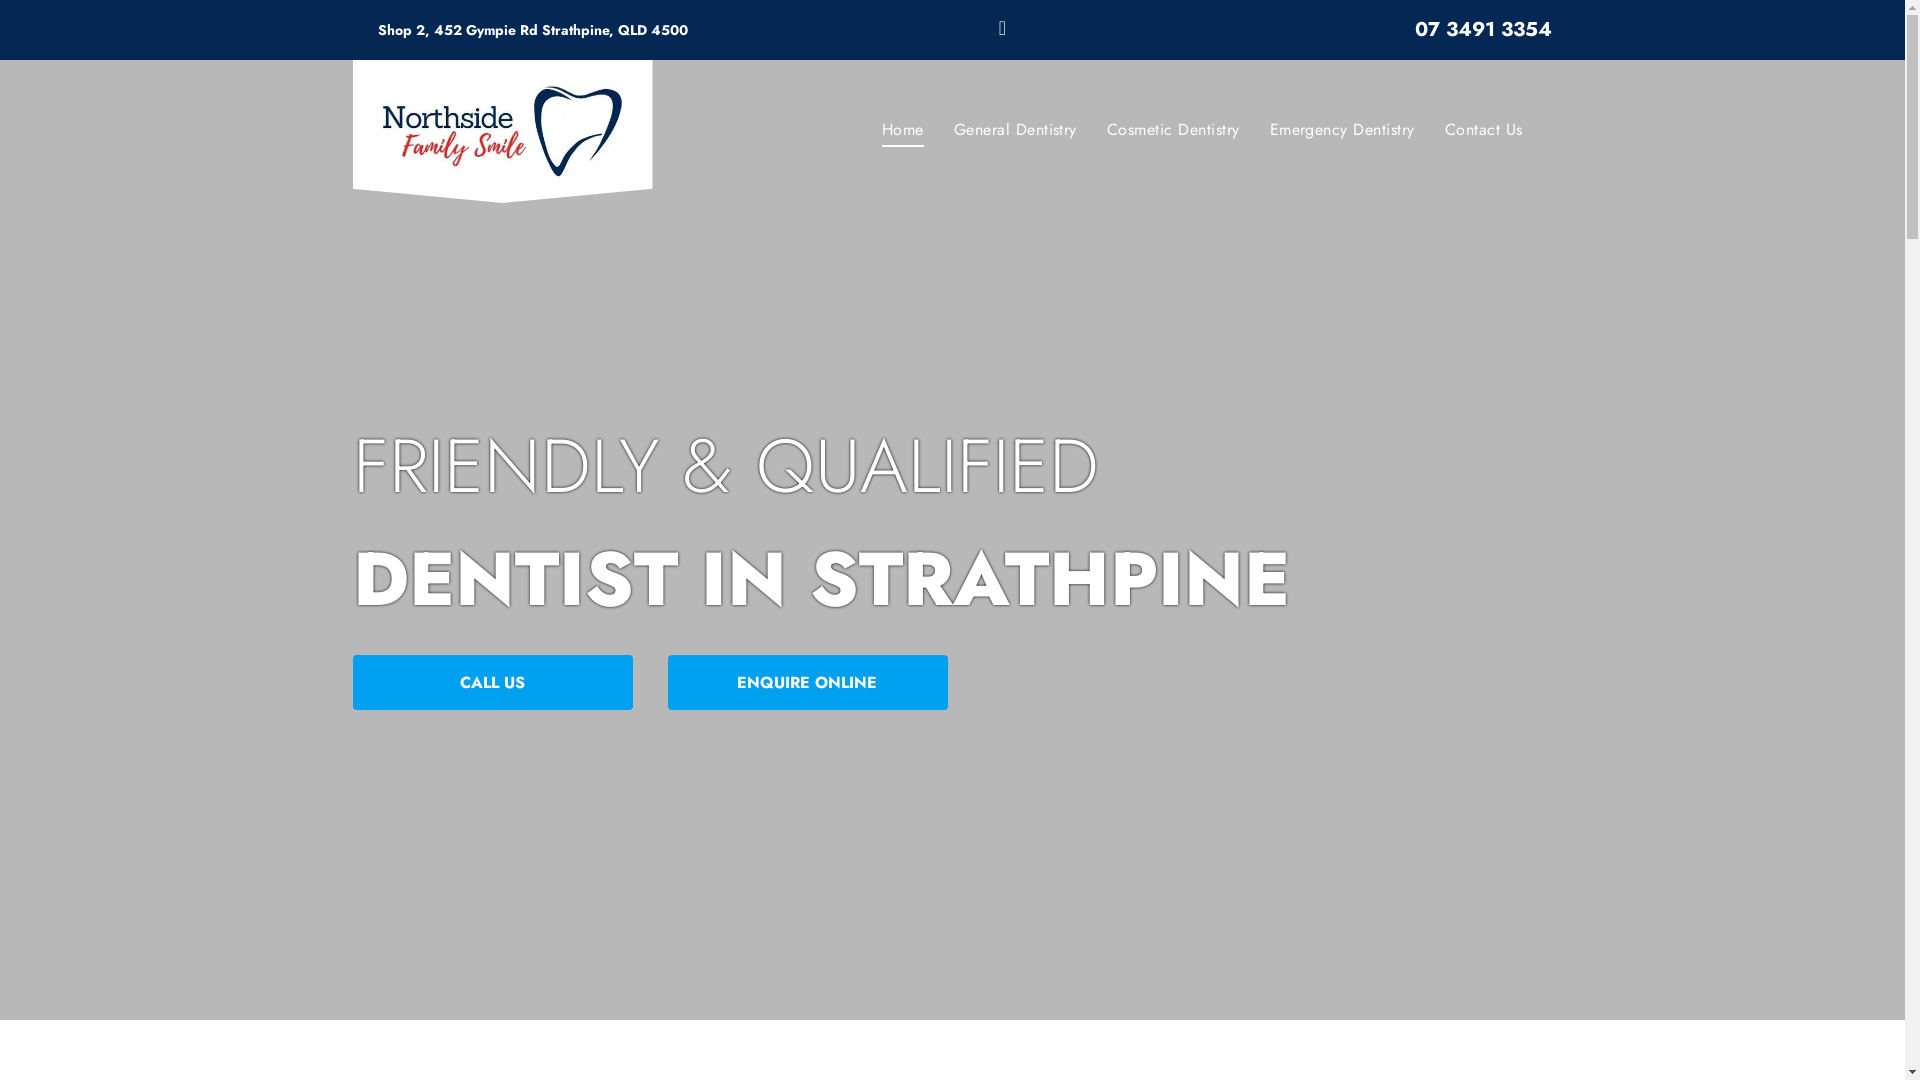 Image resolution: width=1920 pixels, height=1080 pixels. I want to click on 'ENQUIRE ONLINE', so click(667, 681).